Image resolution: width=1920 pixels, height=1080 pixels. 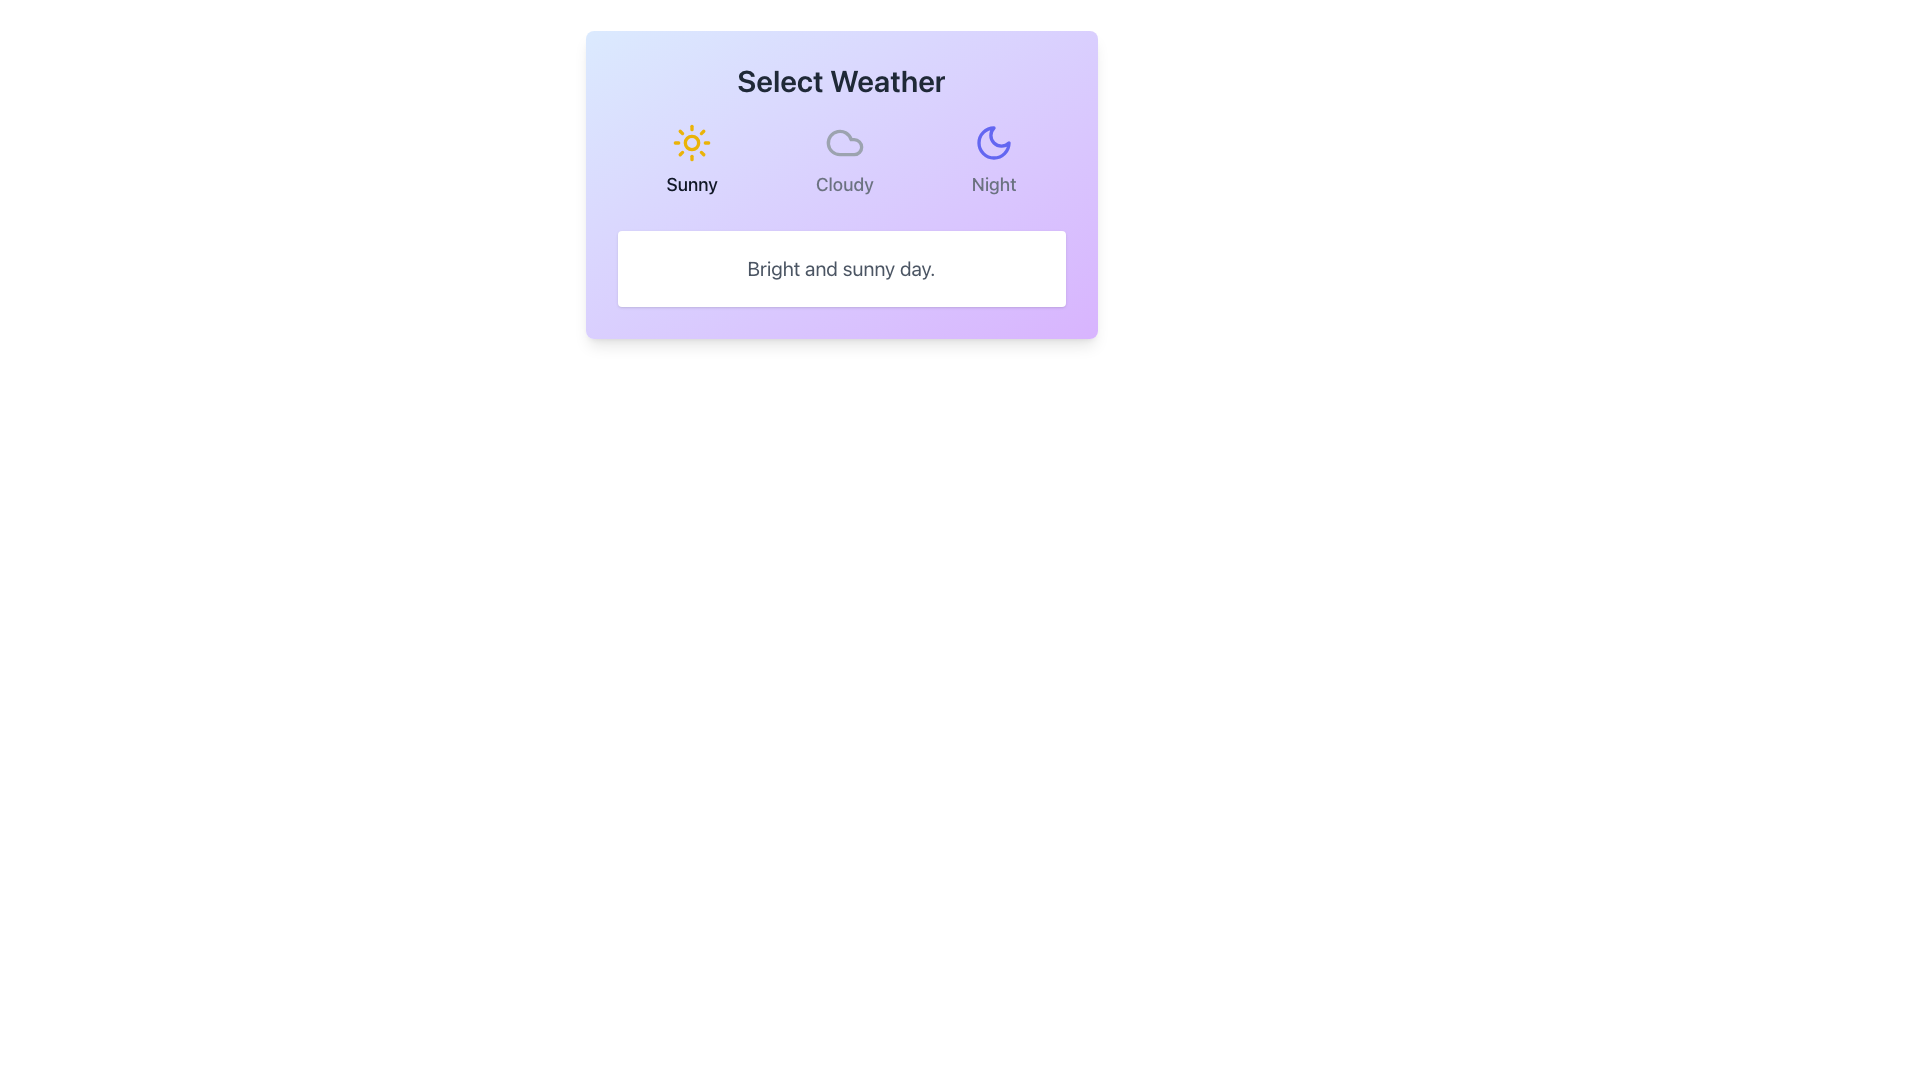 I want to click on descriptive static text displaying the weather condition 'sunny' located within the 'Select Weather' card, positioned below the weather options, so click(x=841, y=268).